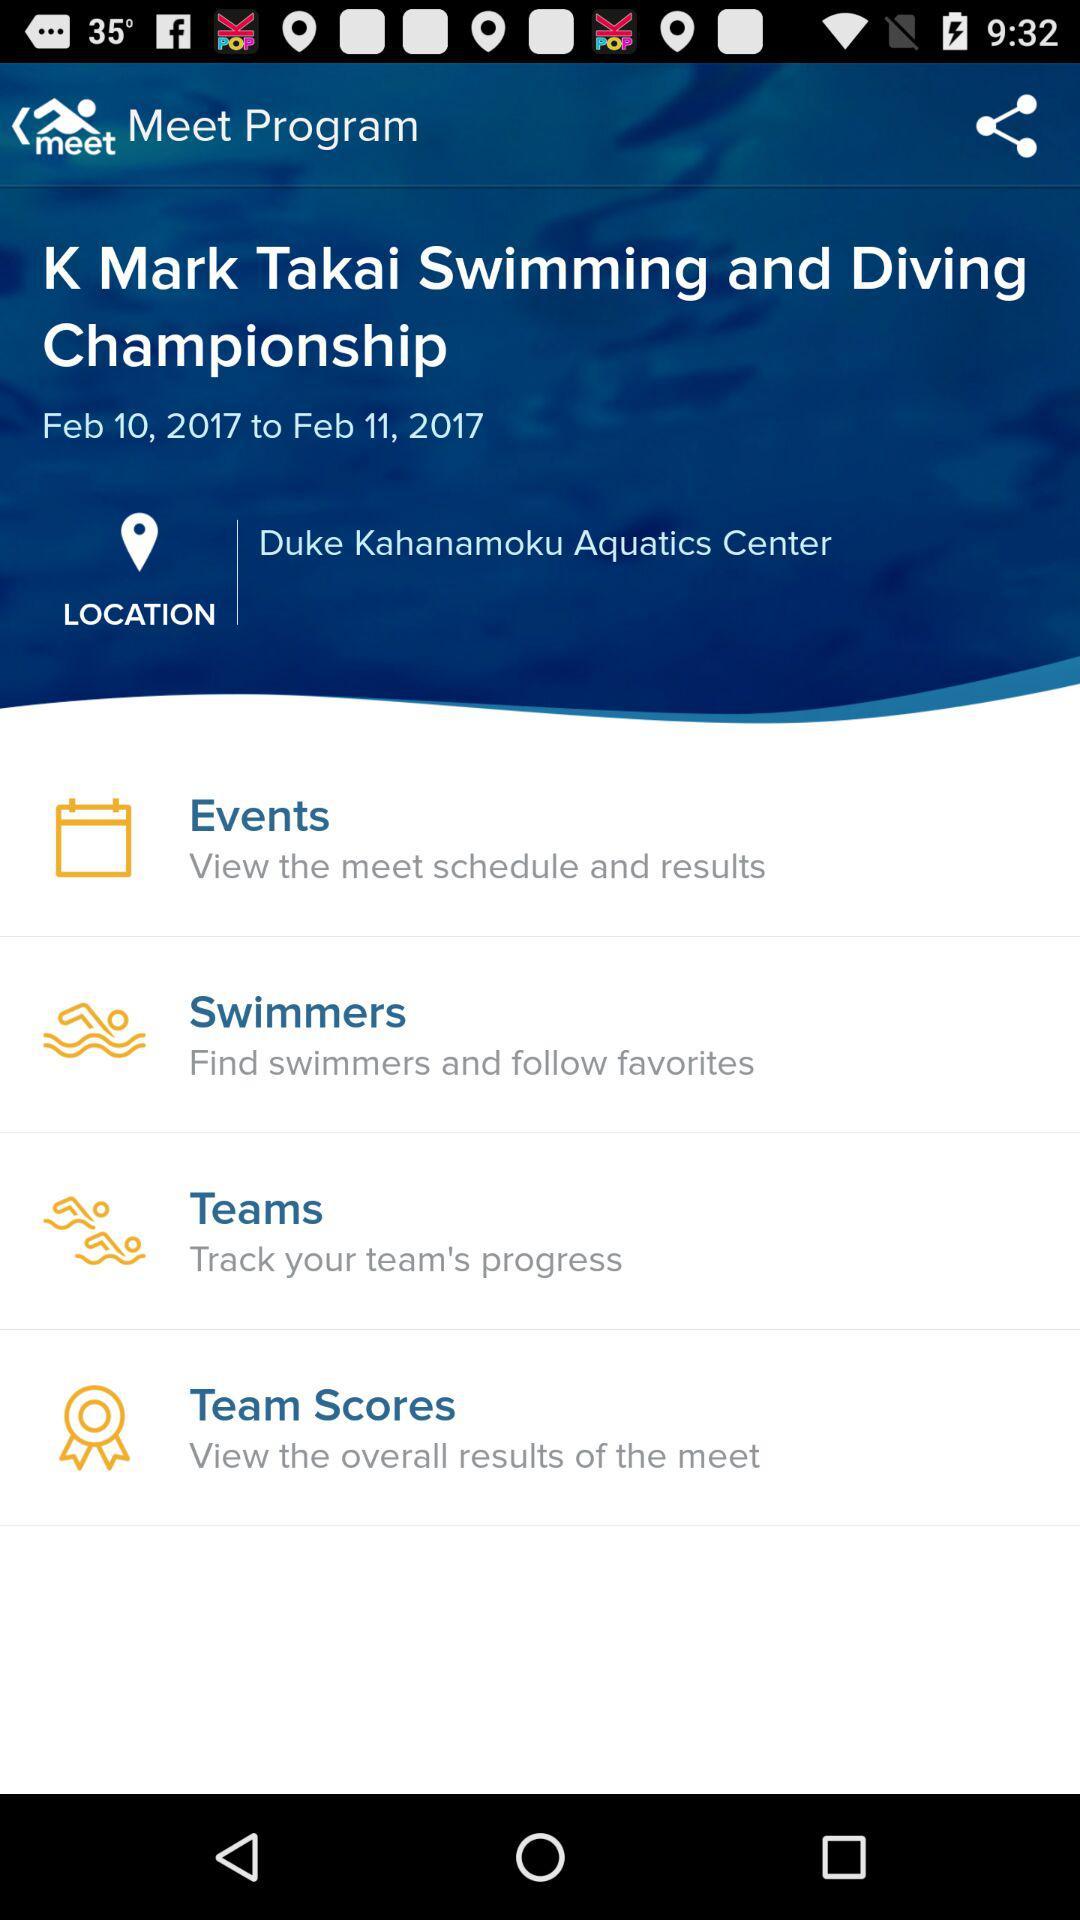 This screenshot has height=1920, width=1080. What do you see at coordinates (1006, 124) in the screenshot?
I see `app next to the meet program icon` at bounding box center [1006, 124].